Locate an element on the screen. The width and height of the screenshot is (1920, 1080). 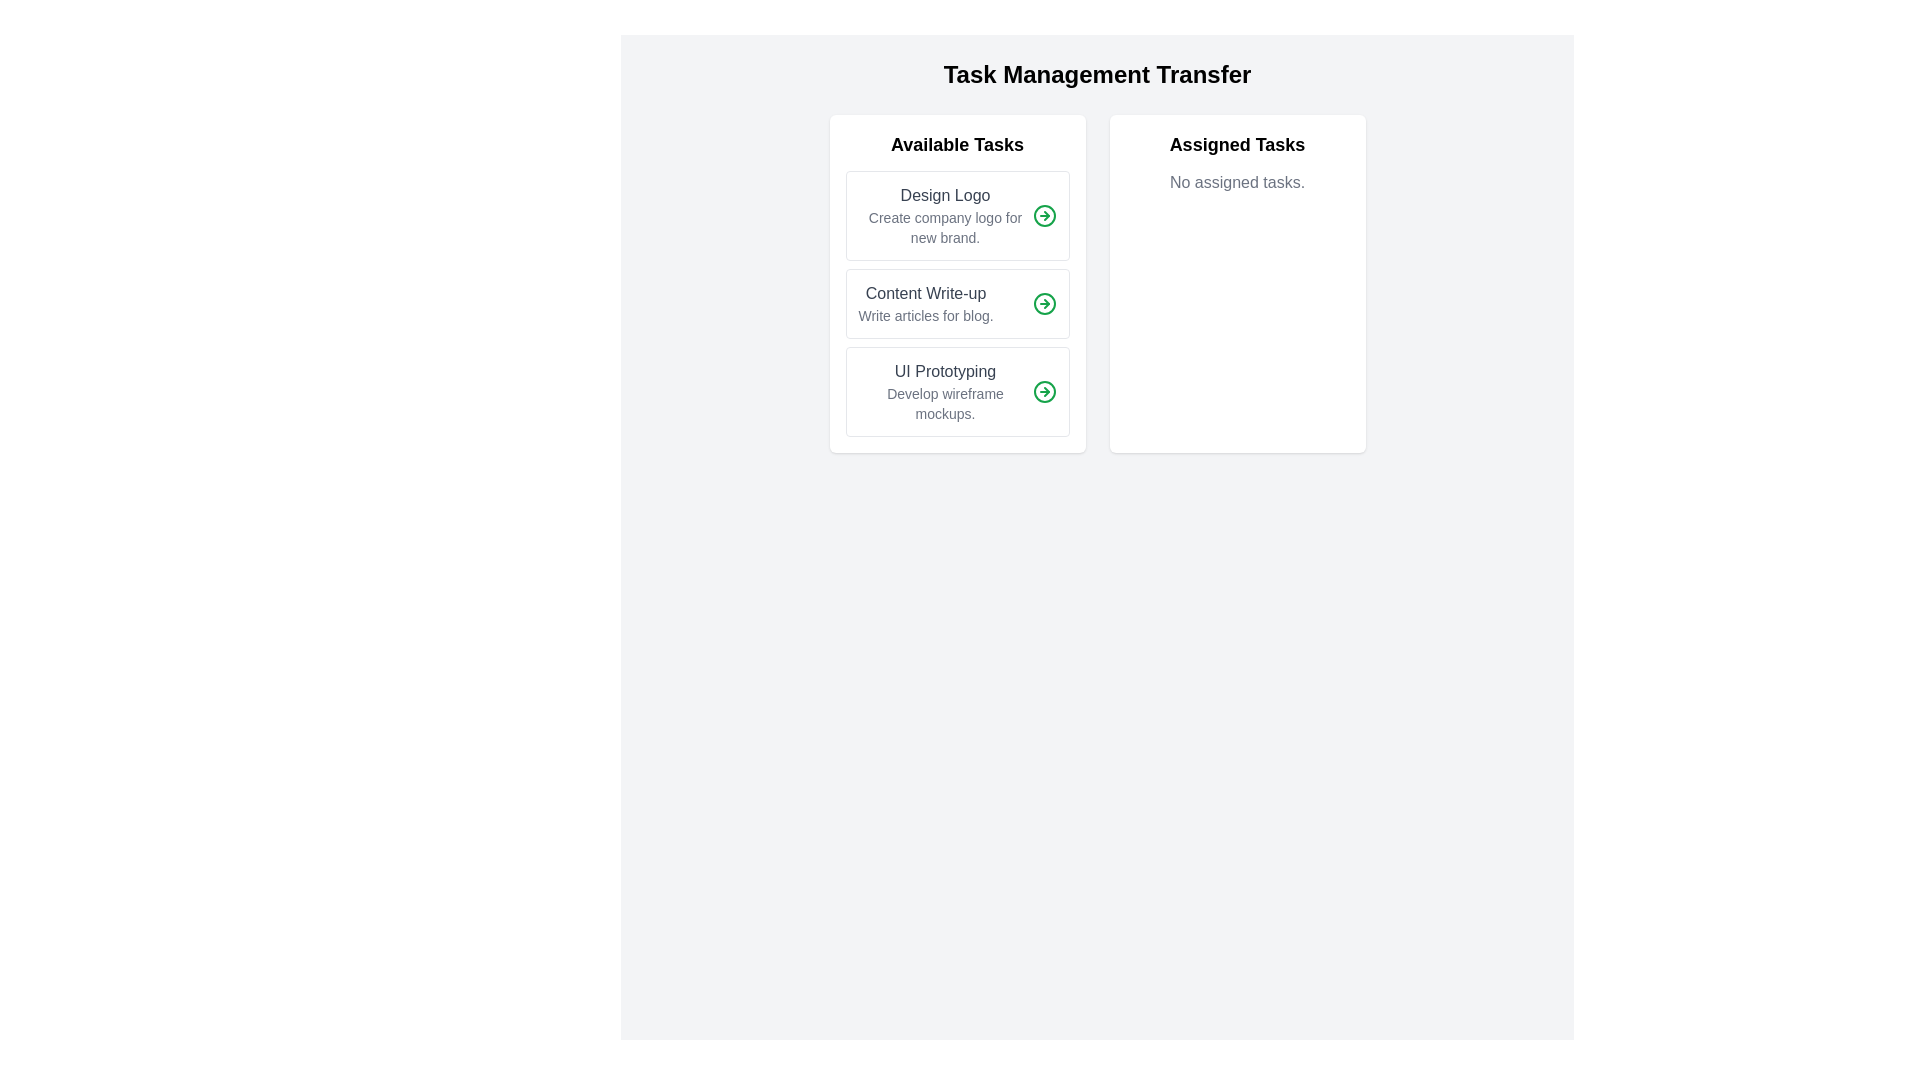
task information from the first card labeled 'Design Logo' located in the 'Available Tasks' column on the left side of the interface is located at coordinates (956, 216).